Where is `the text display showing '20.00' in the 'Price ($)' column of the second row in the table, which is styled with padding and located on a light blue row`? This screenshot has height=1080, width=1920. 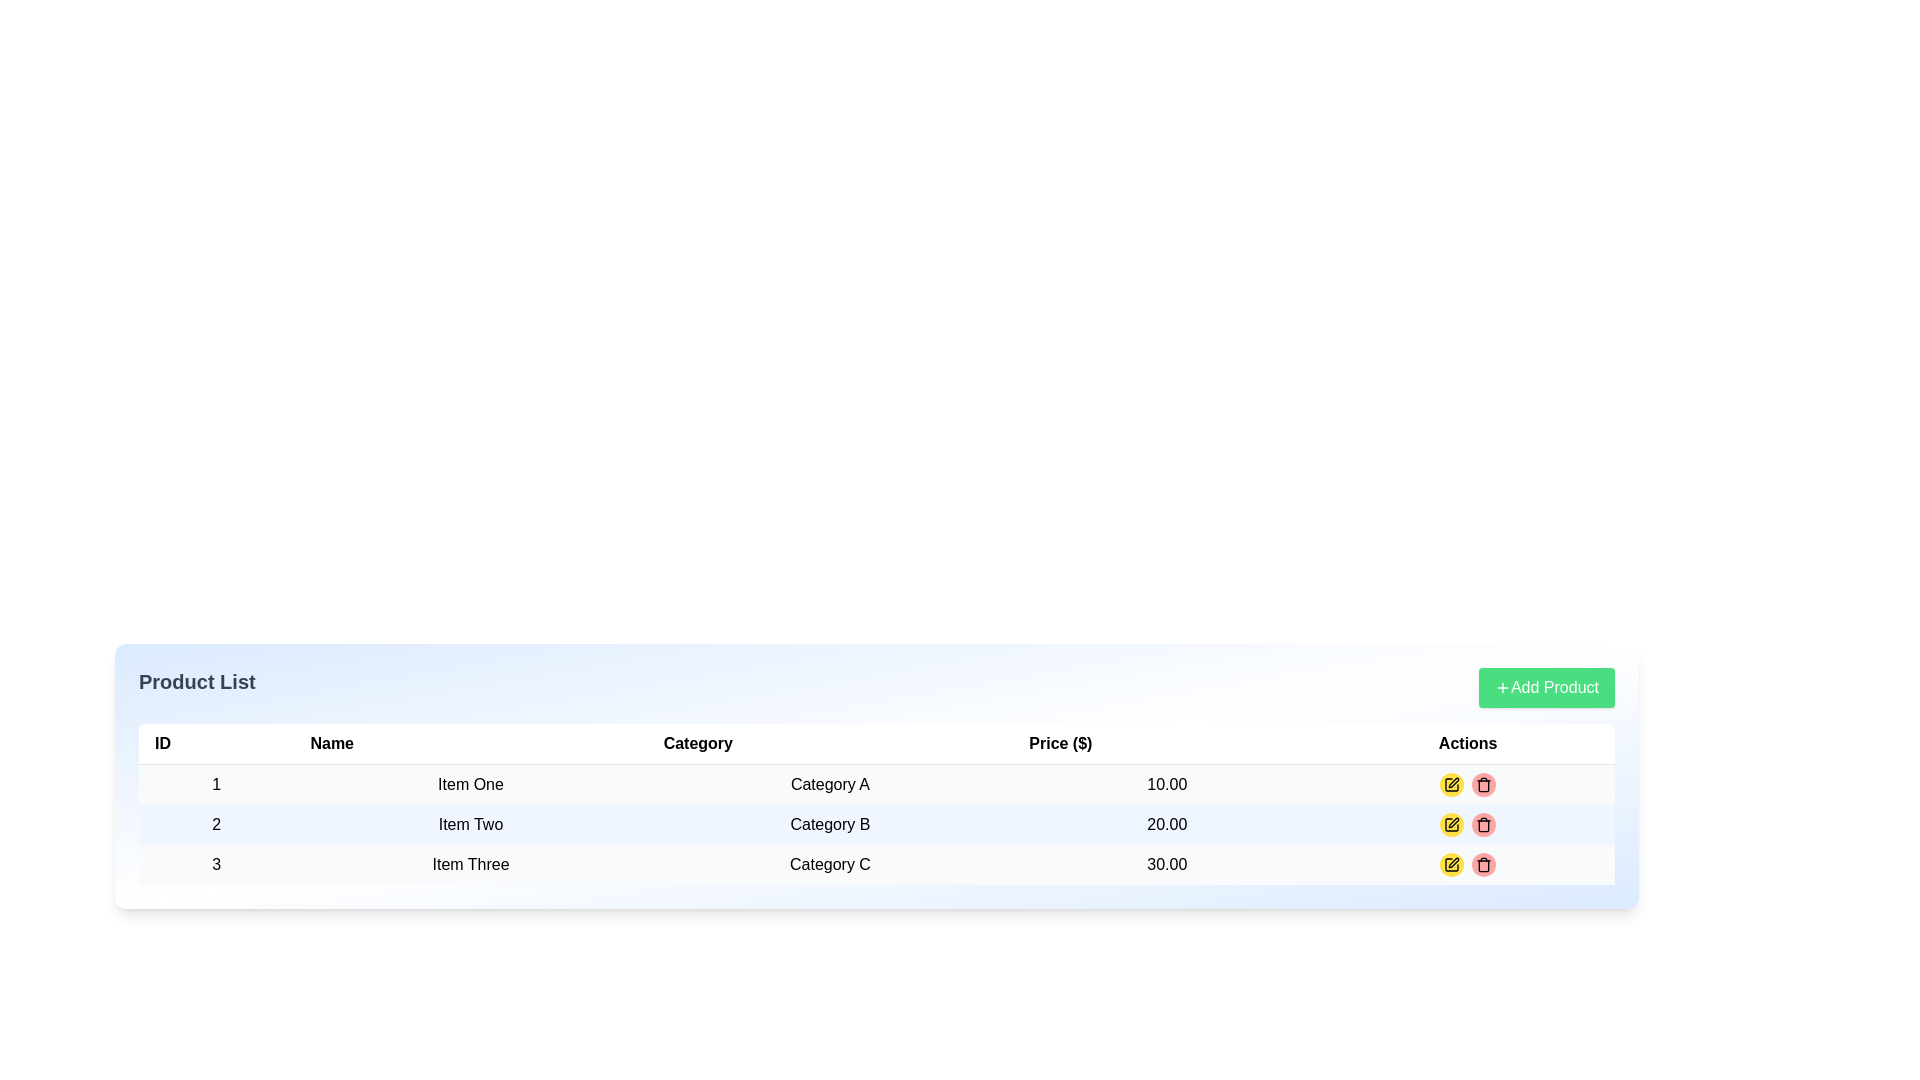
the text display showing '20.00' in the 'Price ($)' column of the second row in the table, which is styled with padding and located on a light blue row is located at coordinates (1167, 825).